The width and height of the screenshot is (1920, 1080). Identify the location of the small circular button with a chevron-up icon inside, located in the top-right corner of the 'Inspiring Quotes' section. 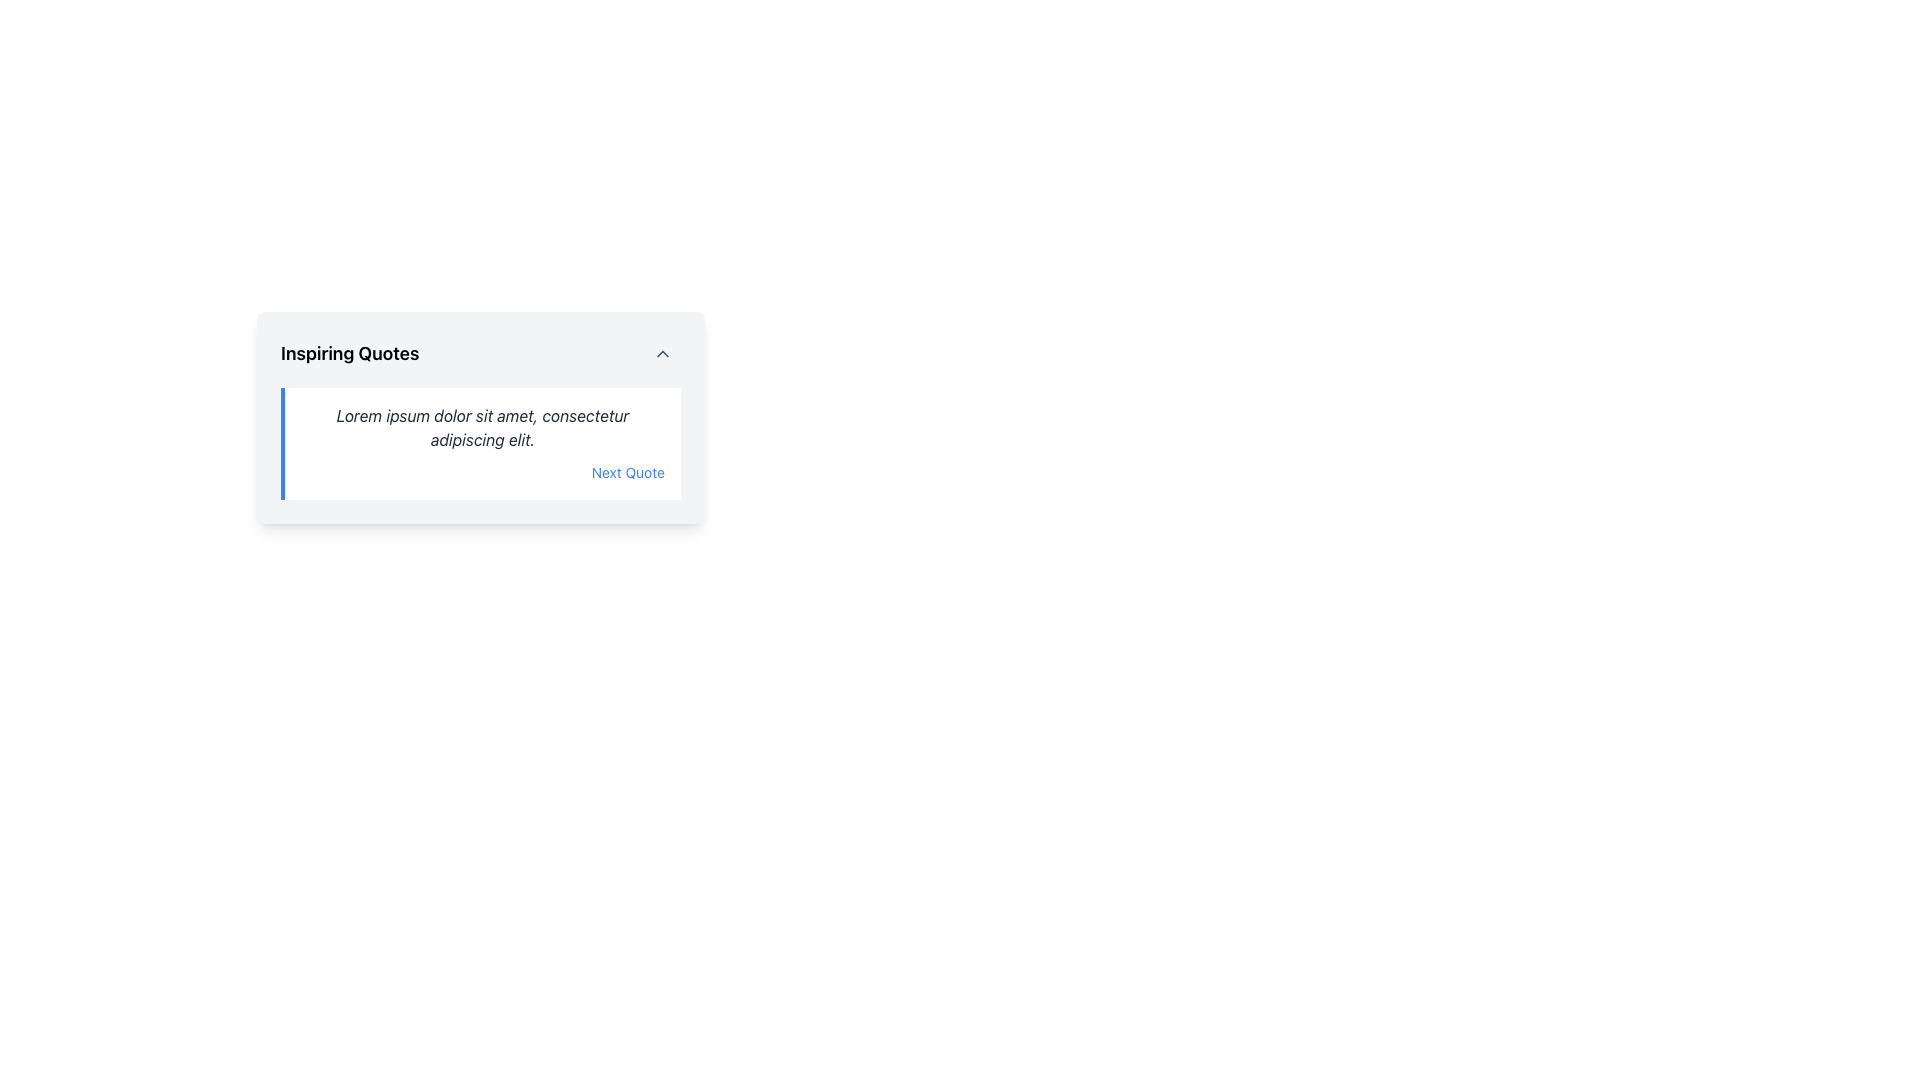
(662, 353).